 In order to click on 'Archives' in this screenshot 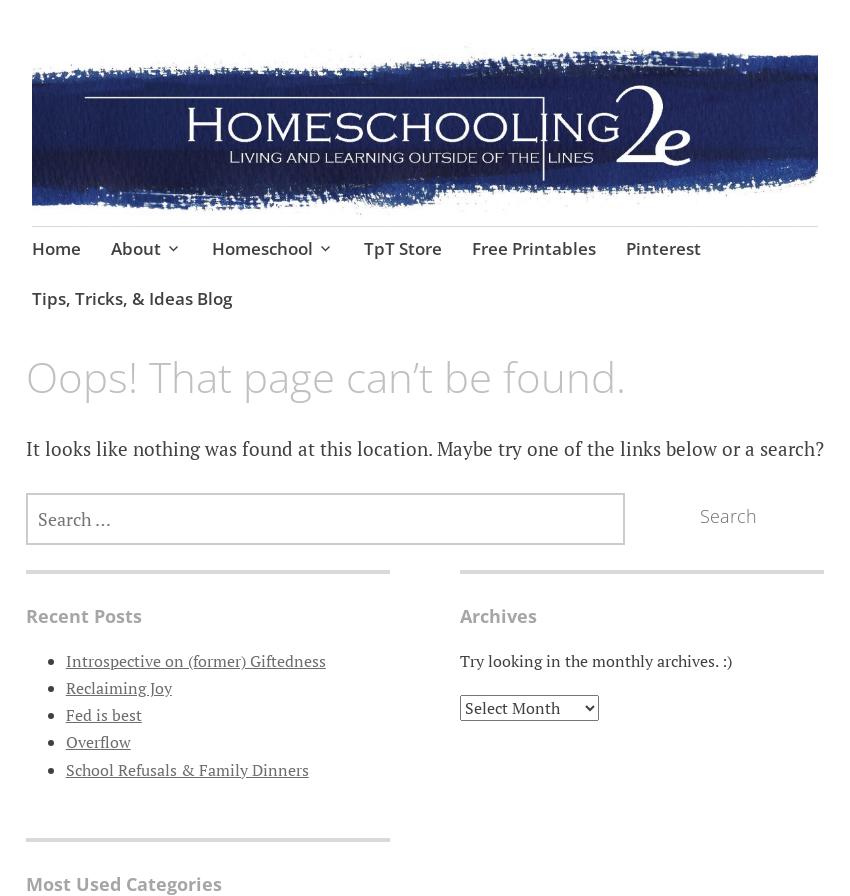, I will do `click(498, 615)`.